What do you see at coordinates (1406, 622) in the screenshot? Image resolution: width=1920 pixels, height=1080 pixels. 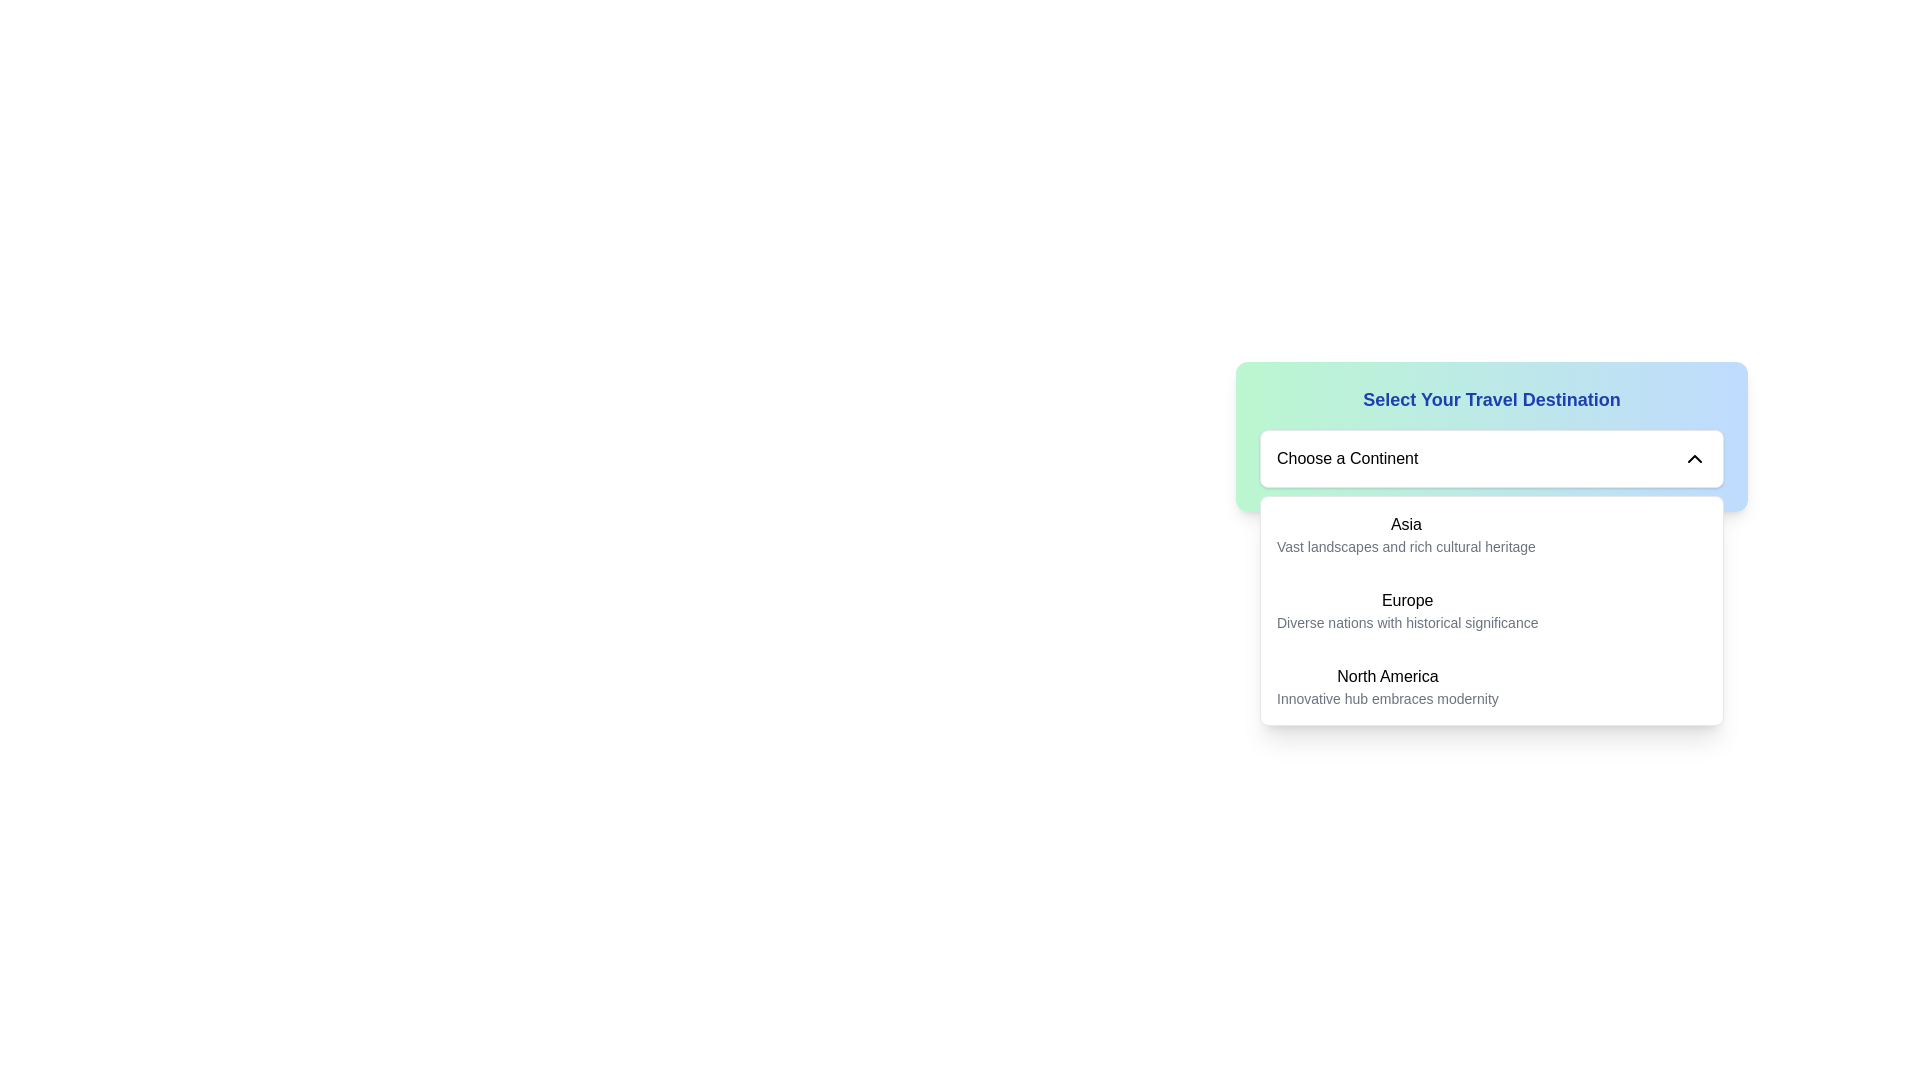 I see `the text label reading 'Diverse nations with historical significance', which is positioned directly below the 'Europe' label in the dropdown list interface` at bounding box center [1406, 622].